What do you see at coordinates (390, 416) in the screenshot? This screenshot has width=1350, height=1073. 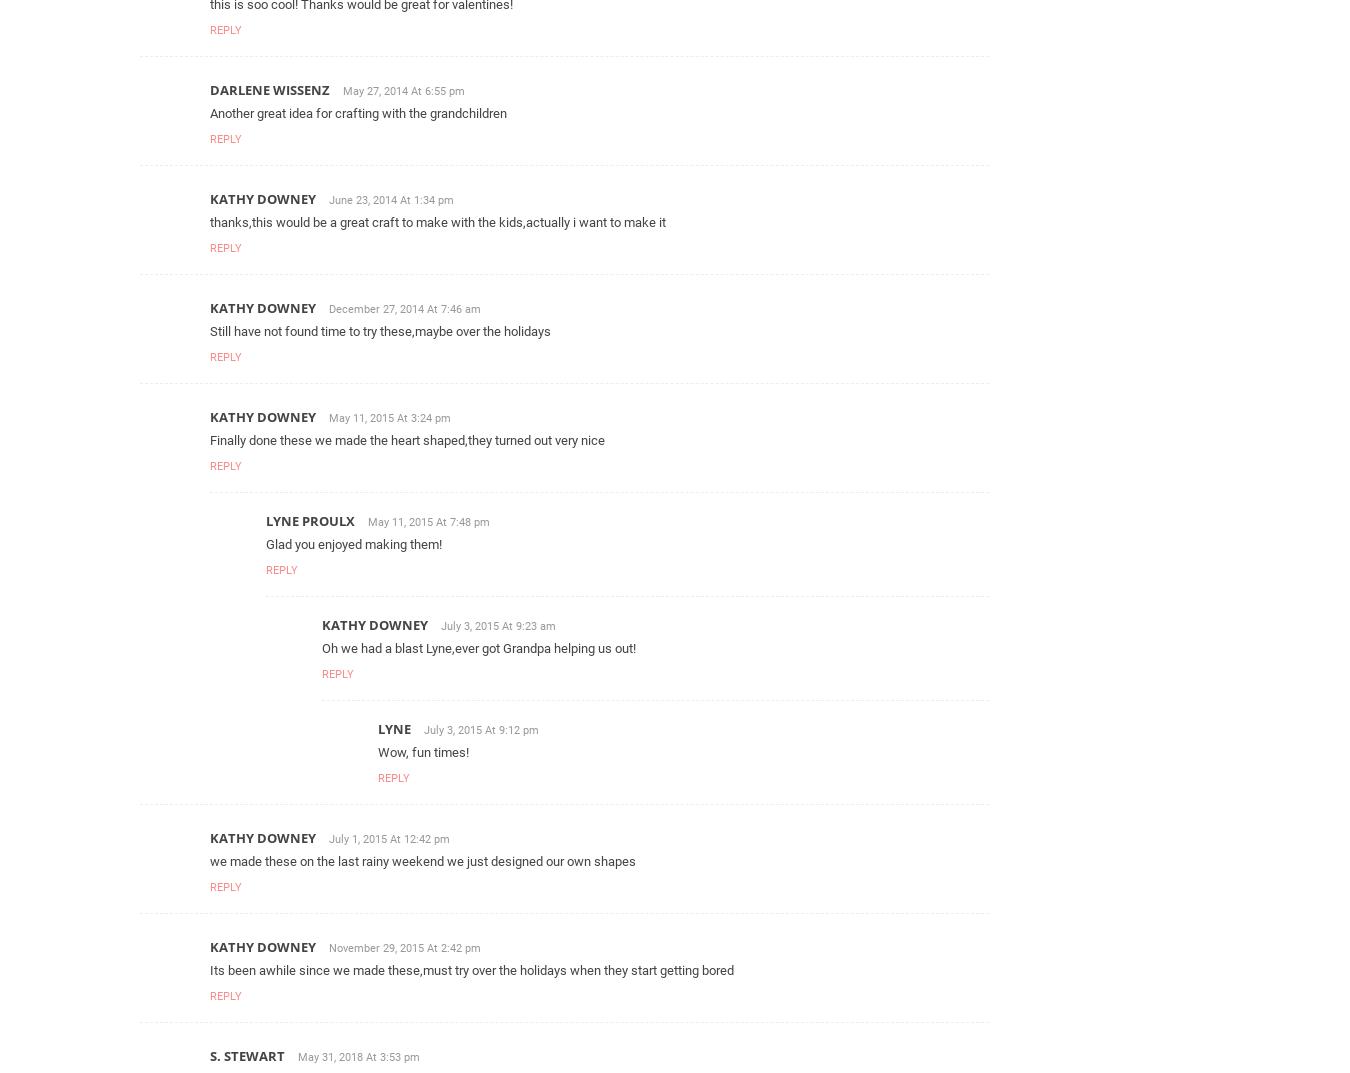 I see `'May 11, 2015						    At						    3:24 pm'` at bounding box center [390, 416].